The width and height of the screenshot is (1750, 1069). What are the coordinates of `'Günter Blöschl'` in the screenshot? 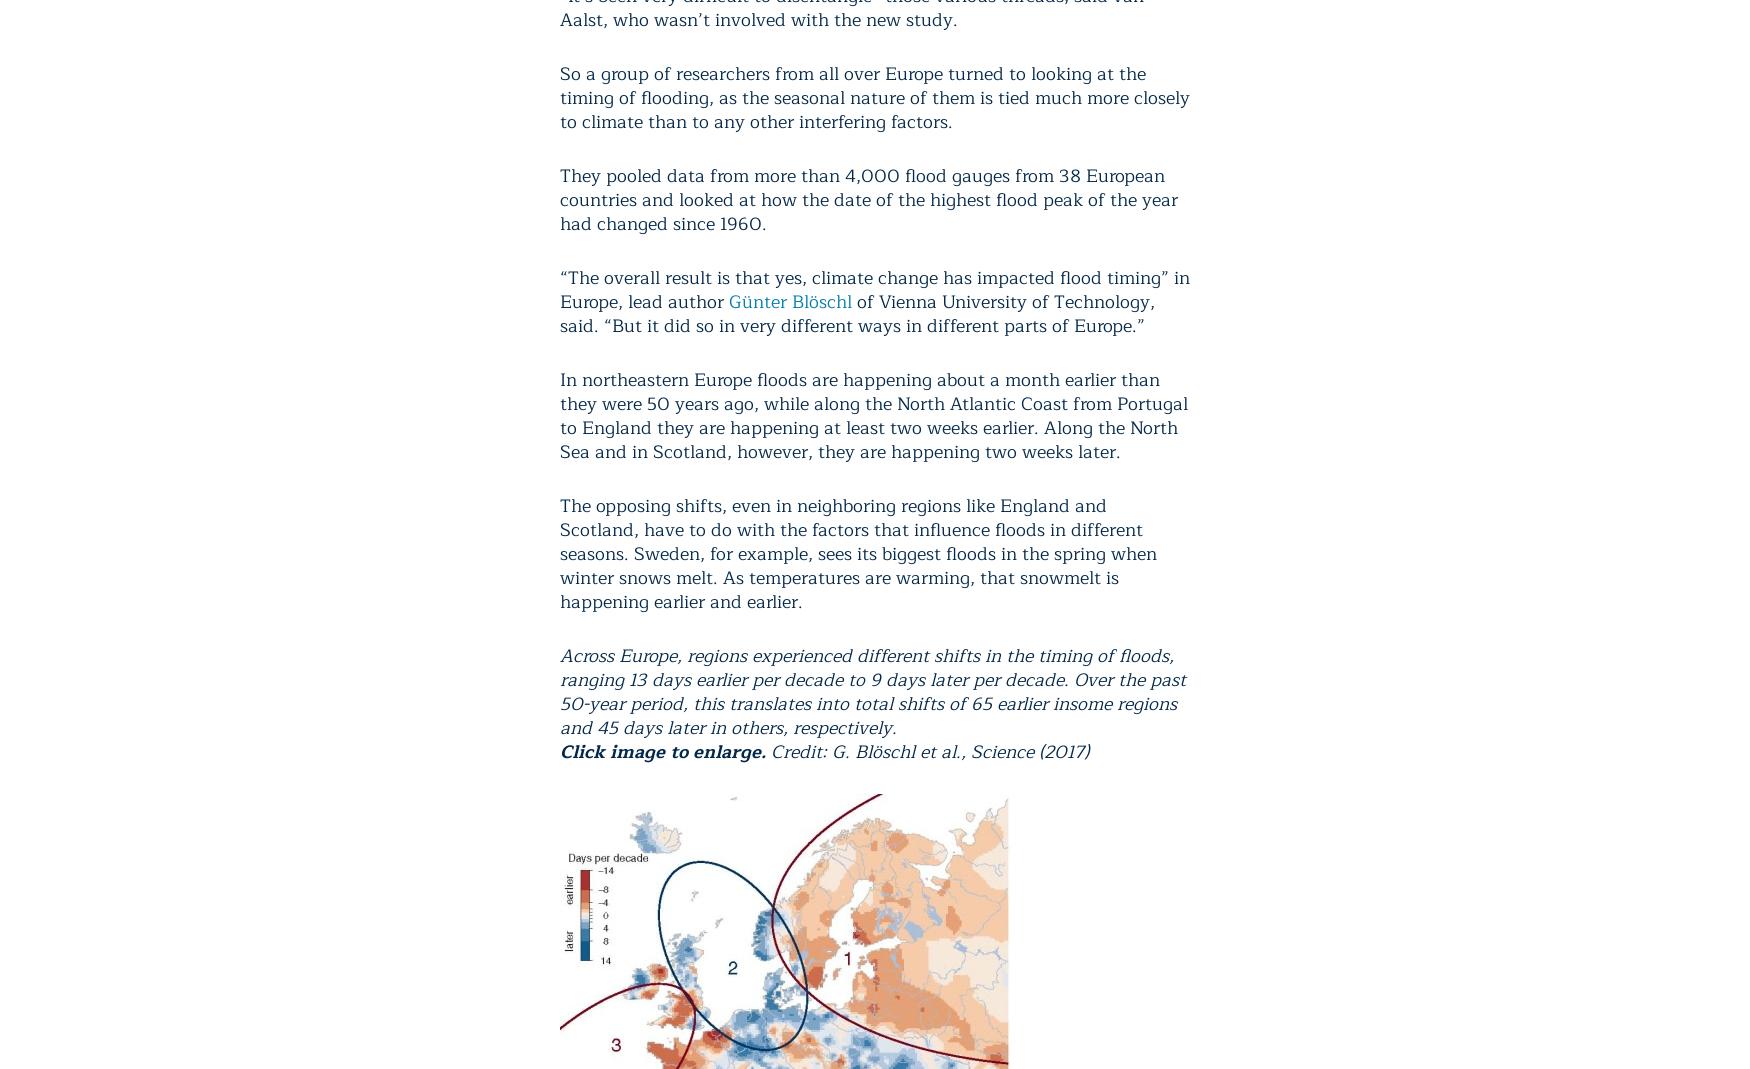 It's located at (789, 300).